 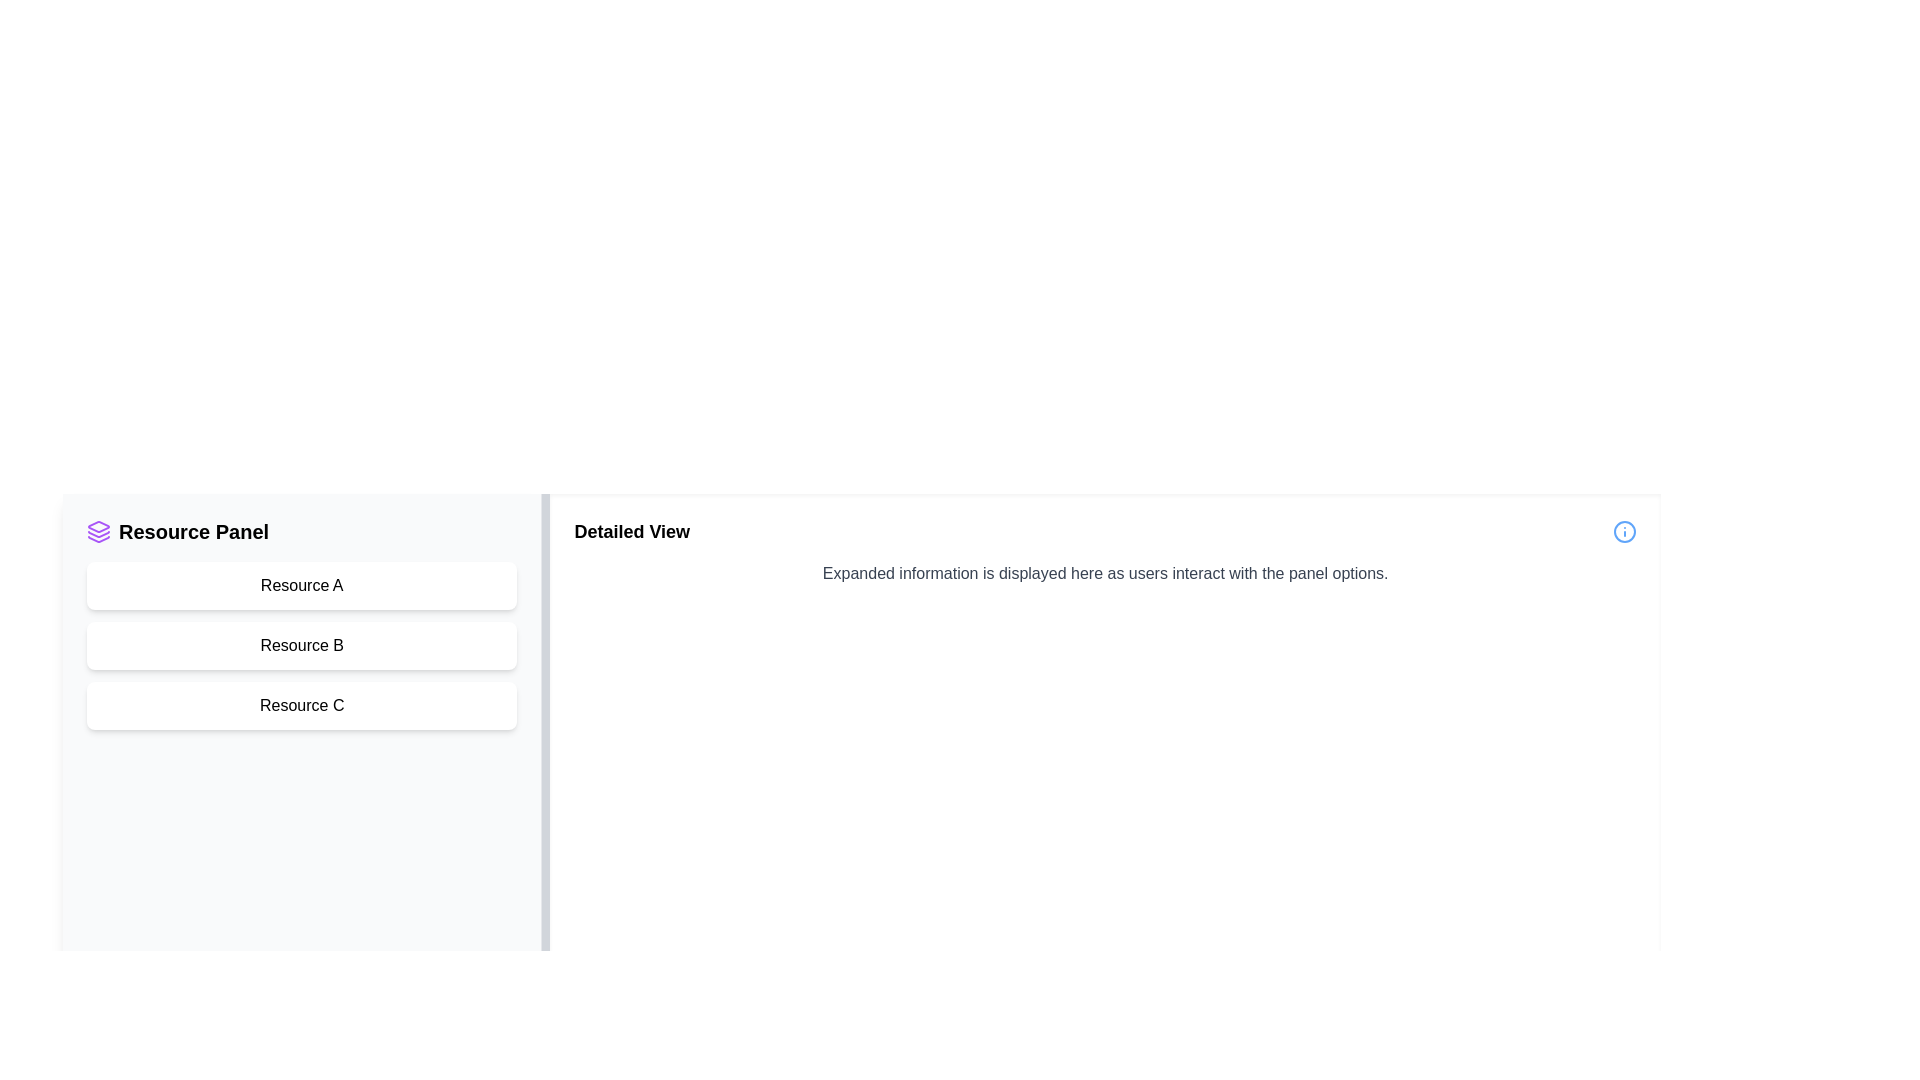 What do you see at coordinates (1625, 531) in the screenshot?
I see `the 'info' icon located in the upper-right corner of the 'Detailed View' section` at bounding box center [1625, 531].